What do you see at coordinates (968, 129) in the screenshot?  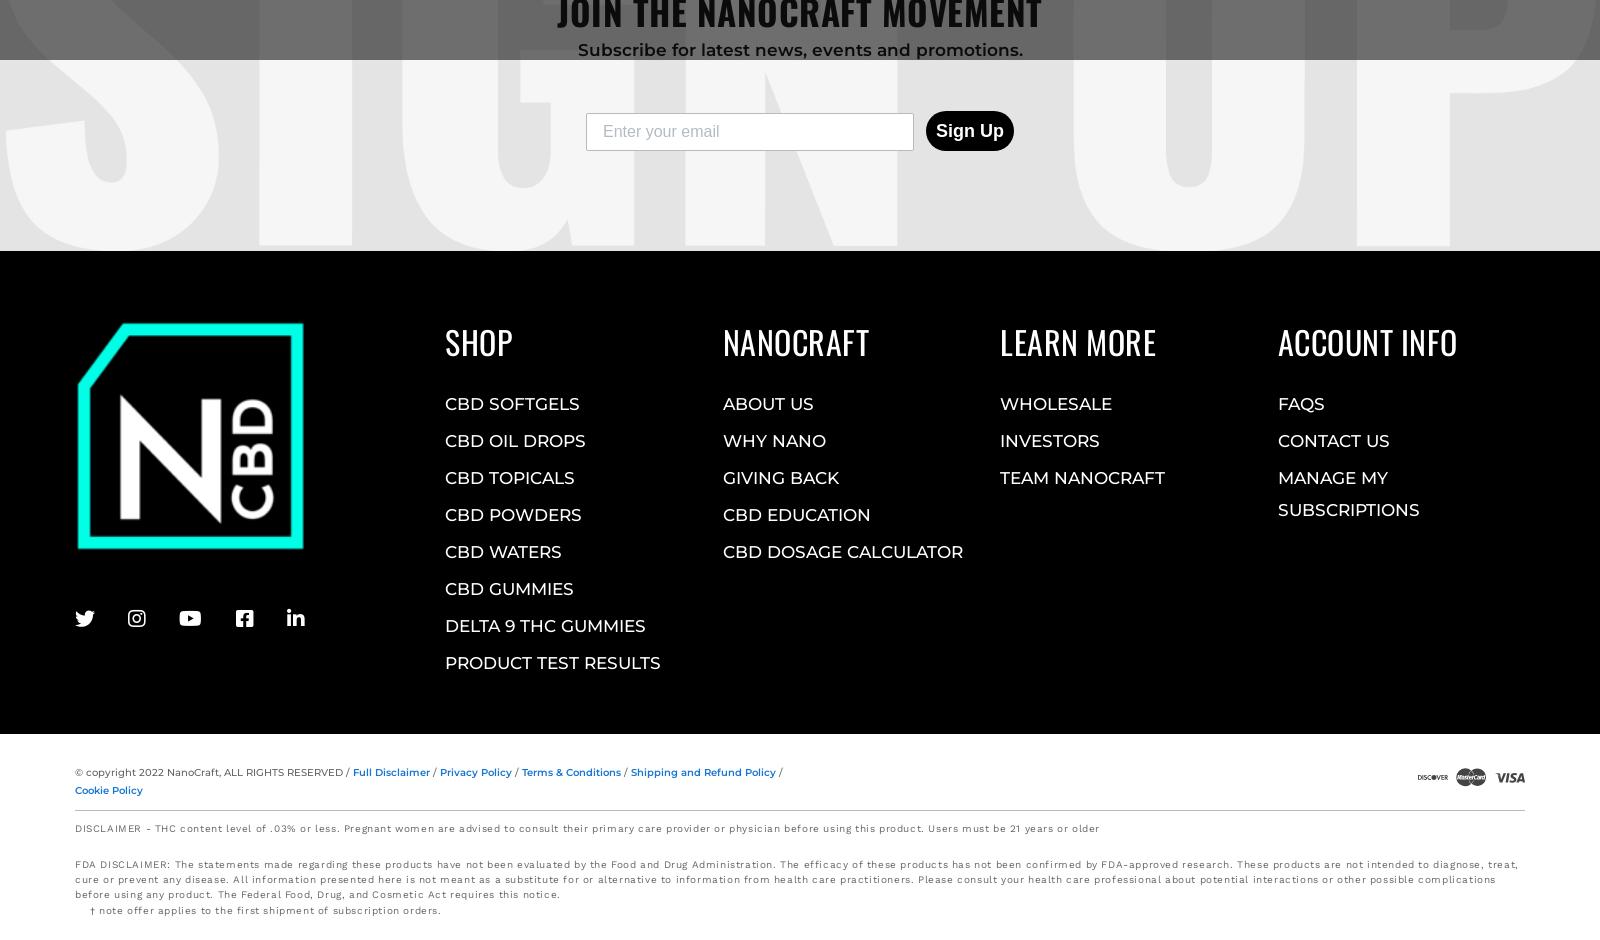 I see `'Sign Up'` at bounding box center [968, 129].